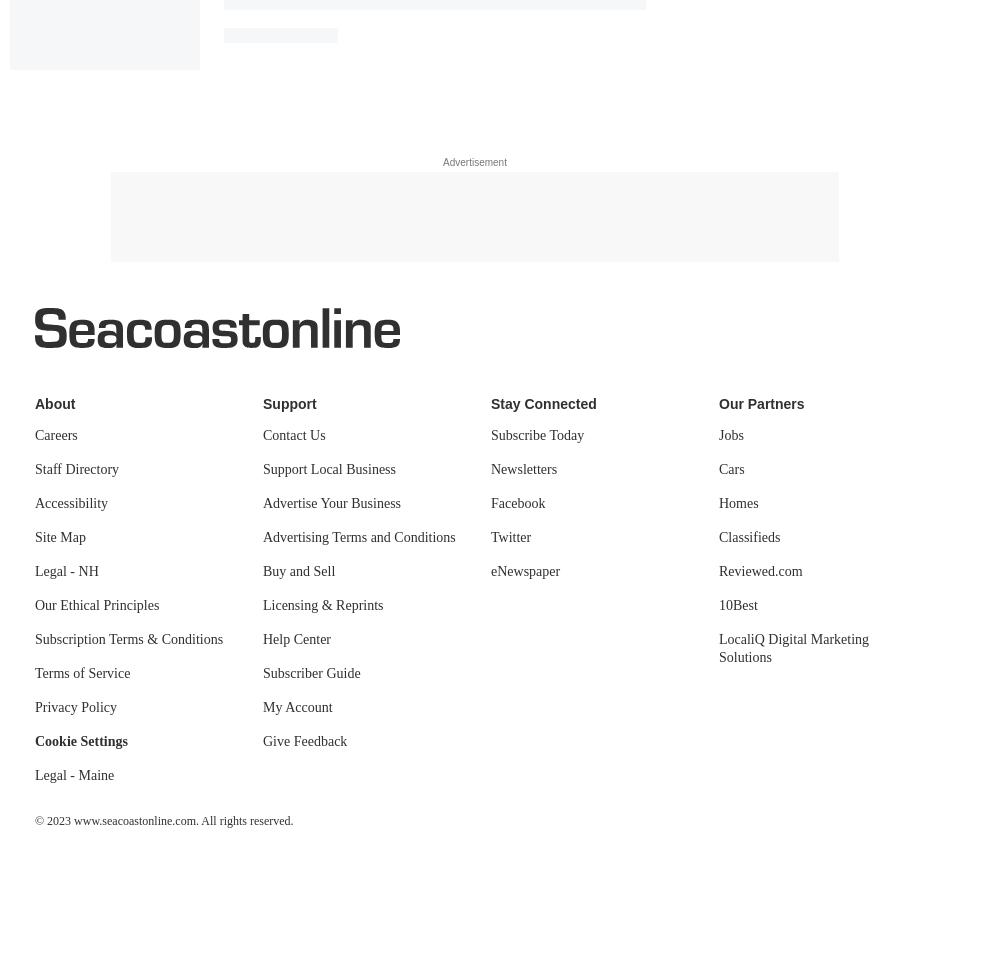  I want to click on 'Subscribe Today', so click(537, 435).